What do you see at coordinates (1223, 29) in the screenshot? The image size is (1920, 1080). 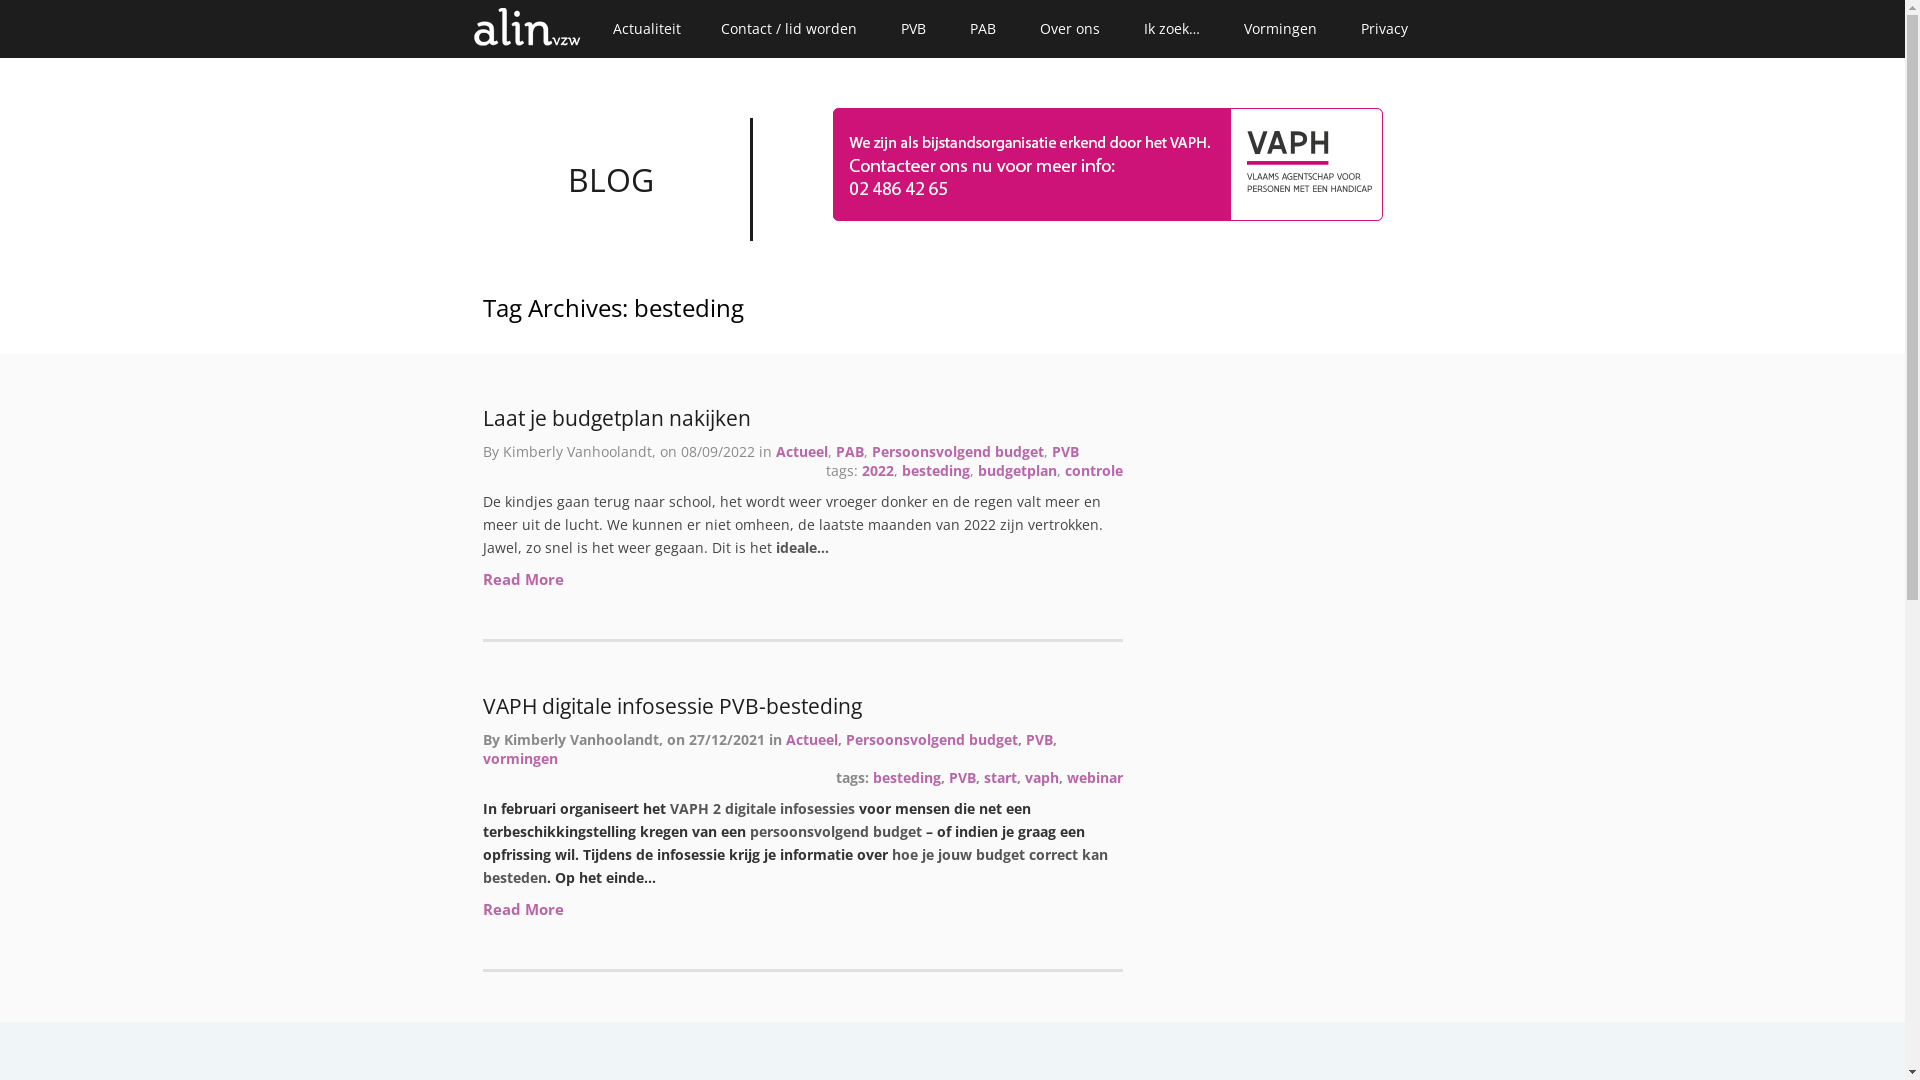 I see `'Vormingen'` at bounding box center [1223, 29].